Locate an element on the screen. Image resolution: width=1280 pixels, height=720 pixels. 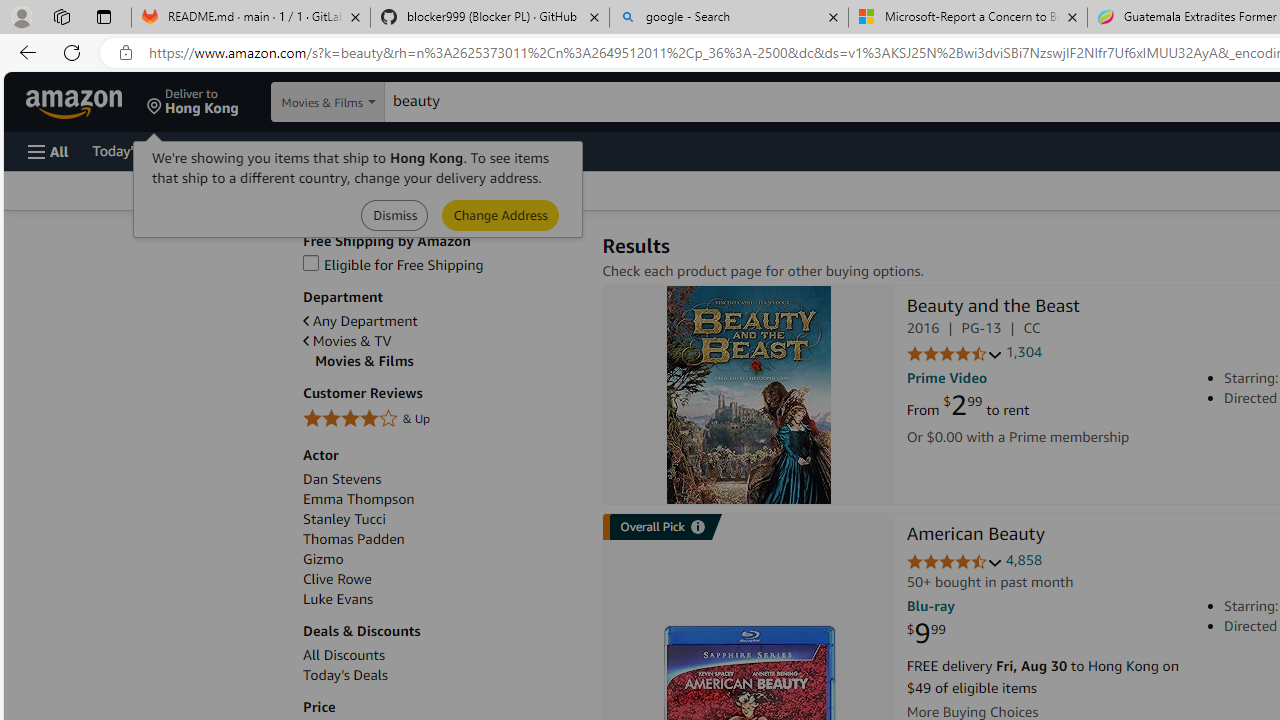
'Movies & TV' is located at coordinates (347, 340).